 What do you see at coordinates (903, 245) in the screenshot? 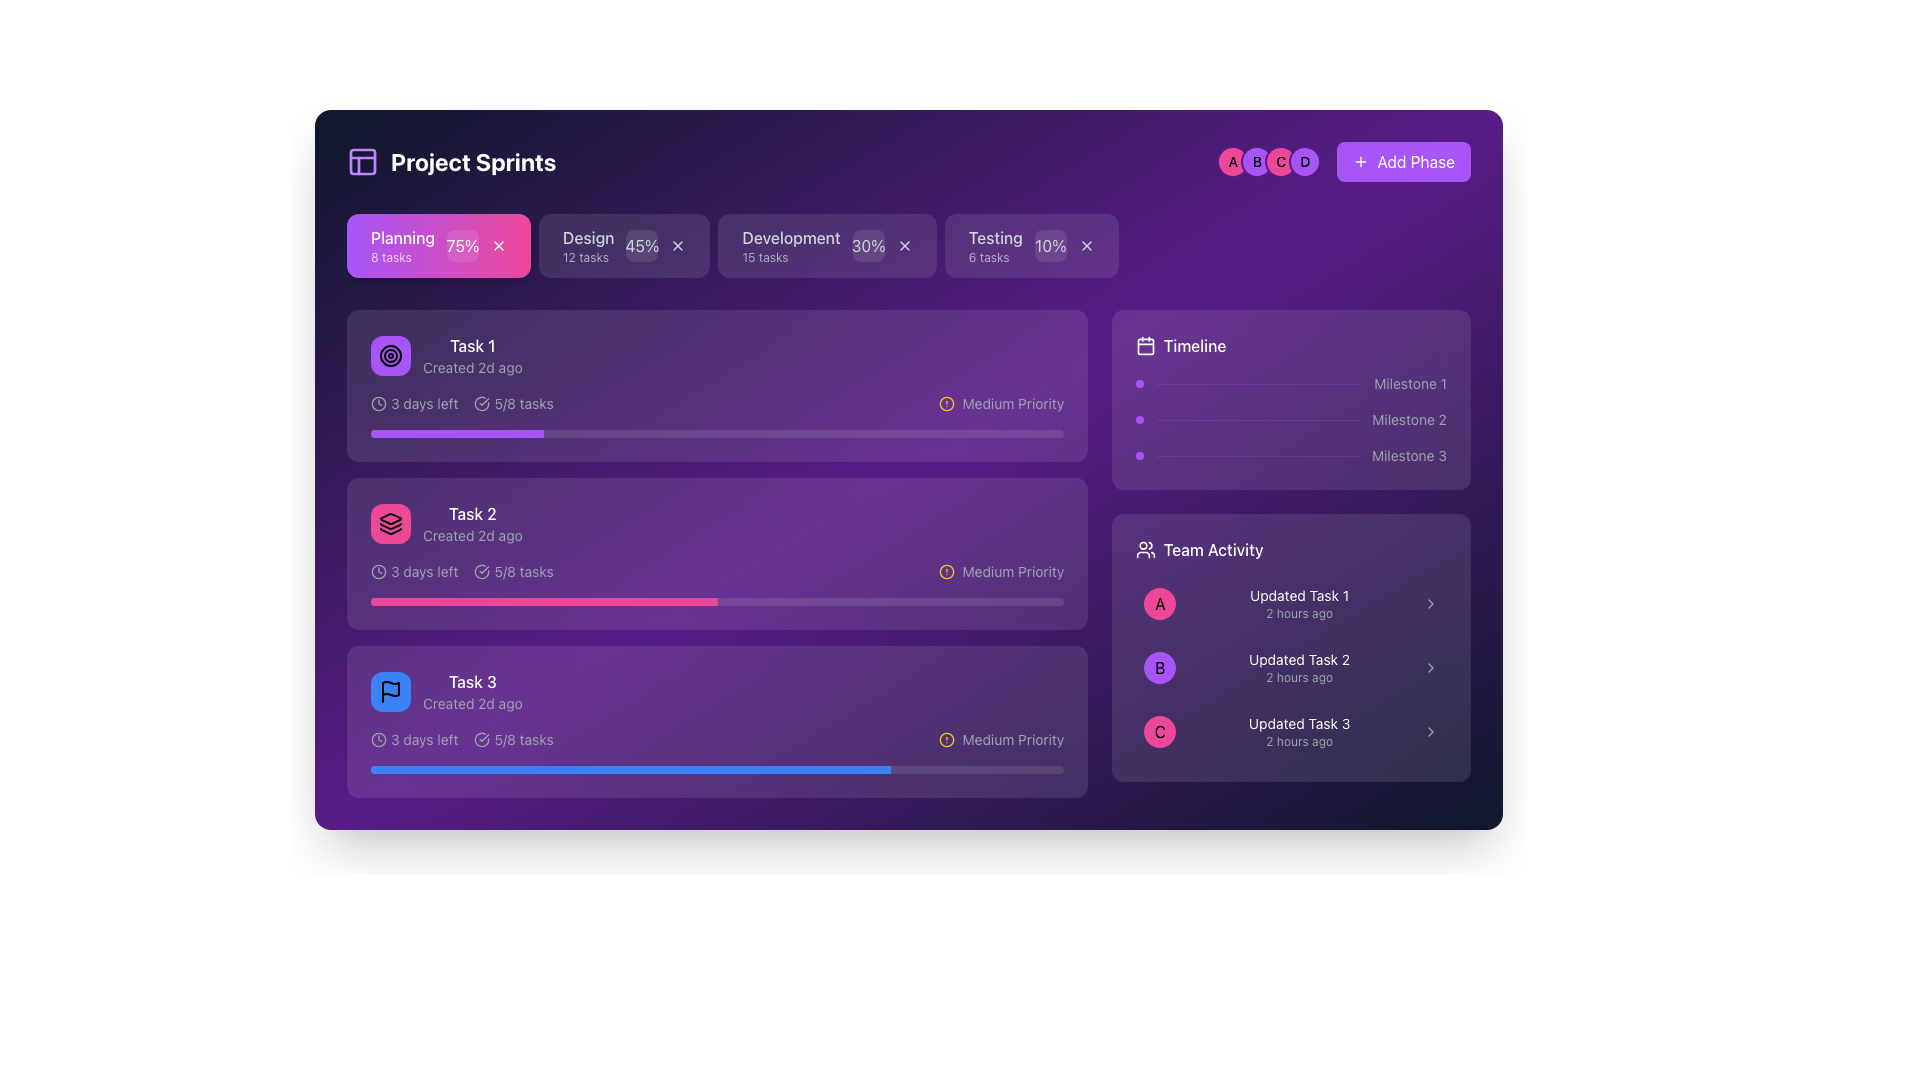
I see `the cross icon button located at the far right of the 'Development' category section, which is part of a horizontal row of categories near the top-center of the interface` at bounding box center [903, 245].